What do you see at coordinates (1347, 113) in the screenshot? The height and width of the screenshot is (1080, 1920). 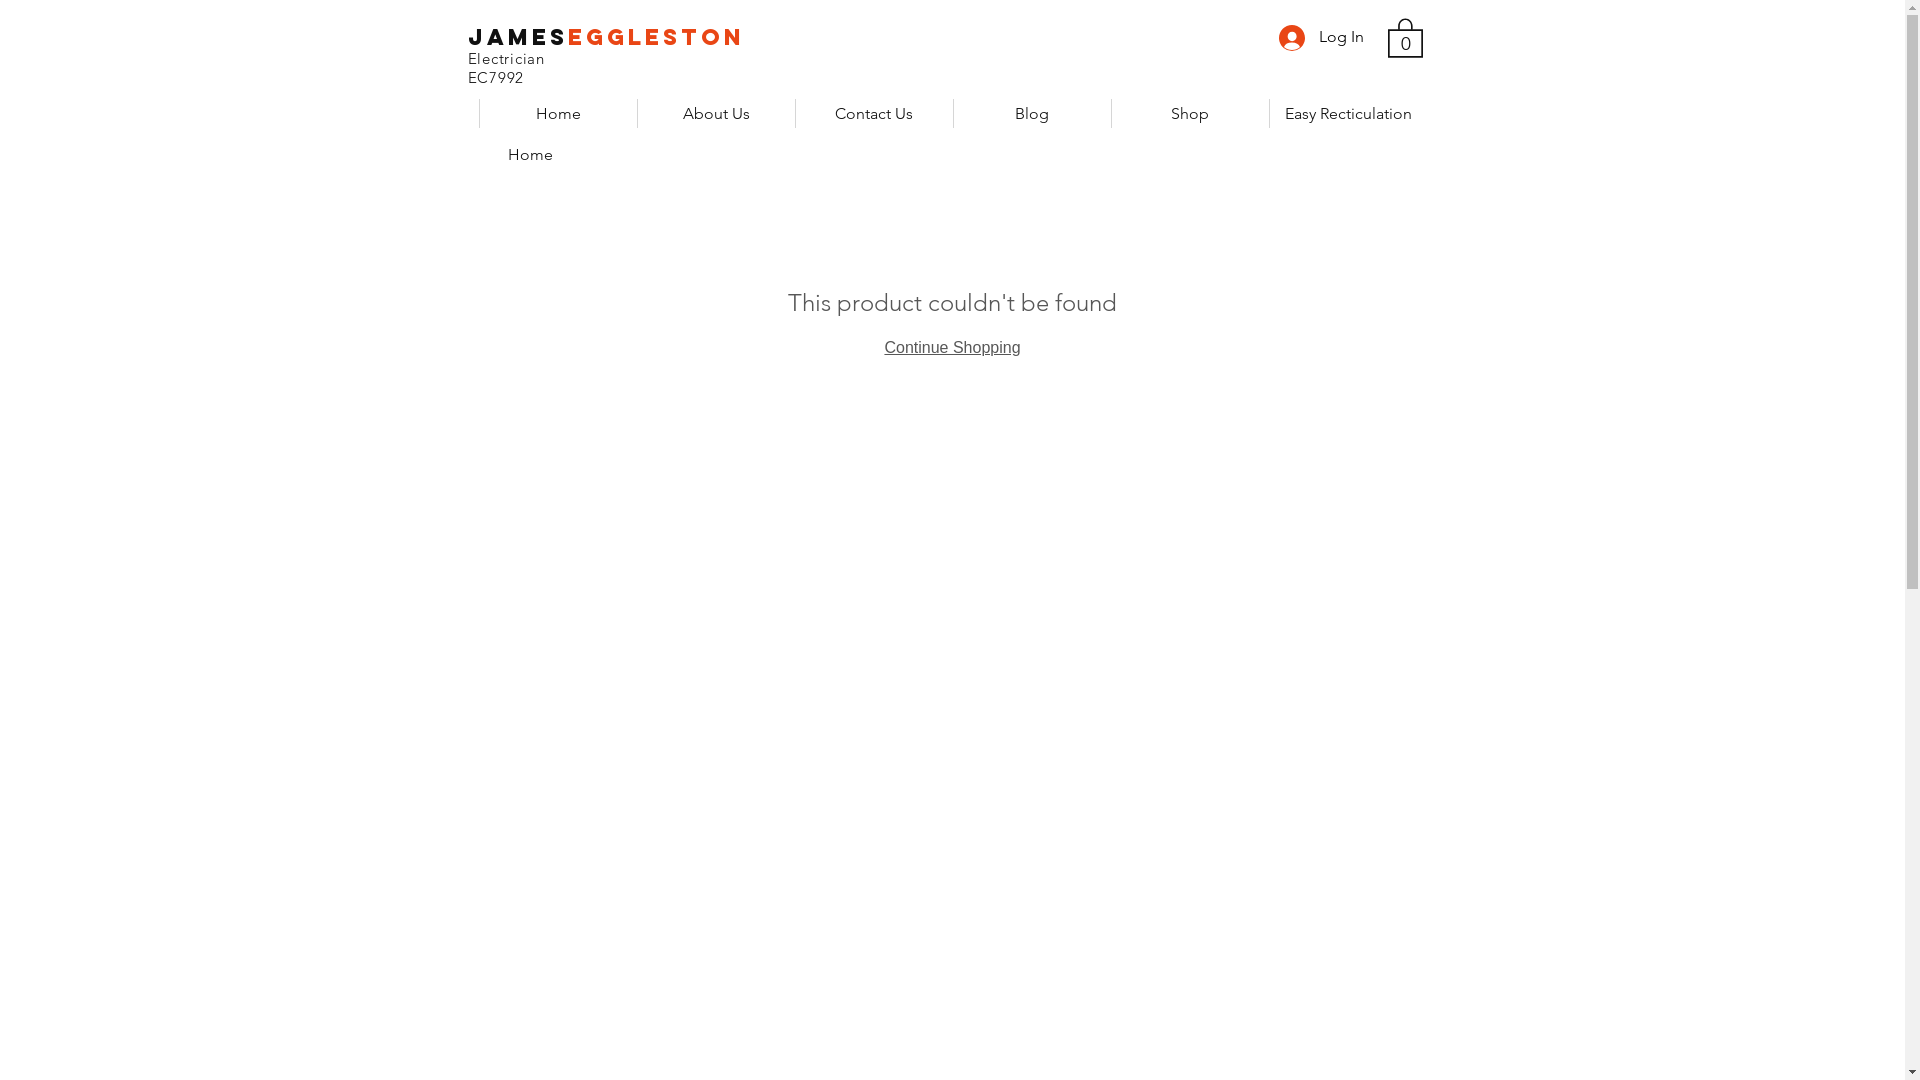 I see `'Easy Recticulation'` at bounding box center [1347, 113].